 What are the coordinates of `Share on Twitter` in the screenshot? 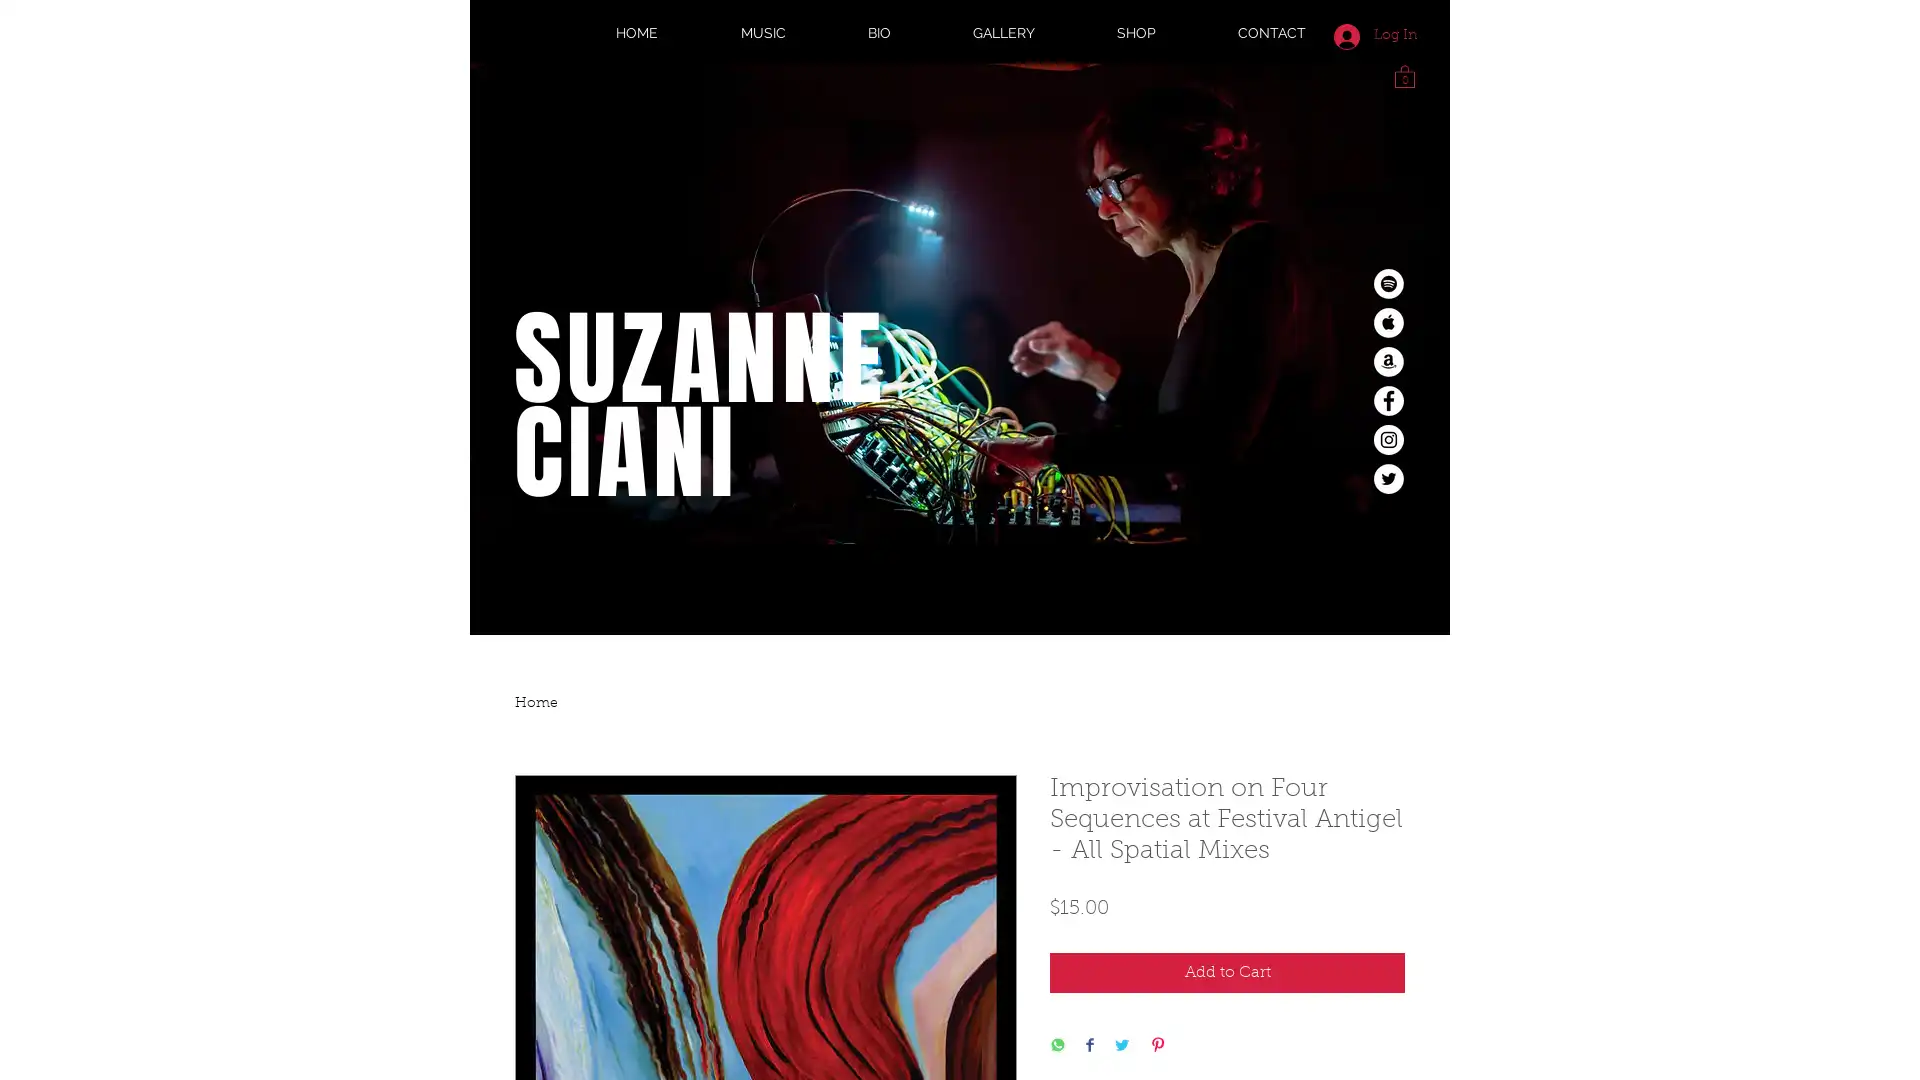 It's located at (1122, 1045).